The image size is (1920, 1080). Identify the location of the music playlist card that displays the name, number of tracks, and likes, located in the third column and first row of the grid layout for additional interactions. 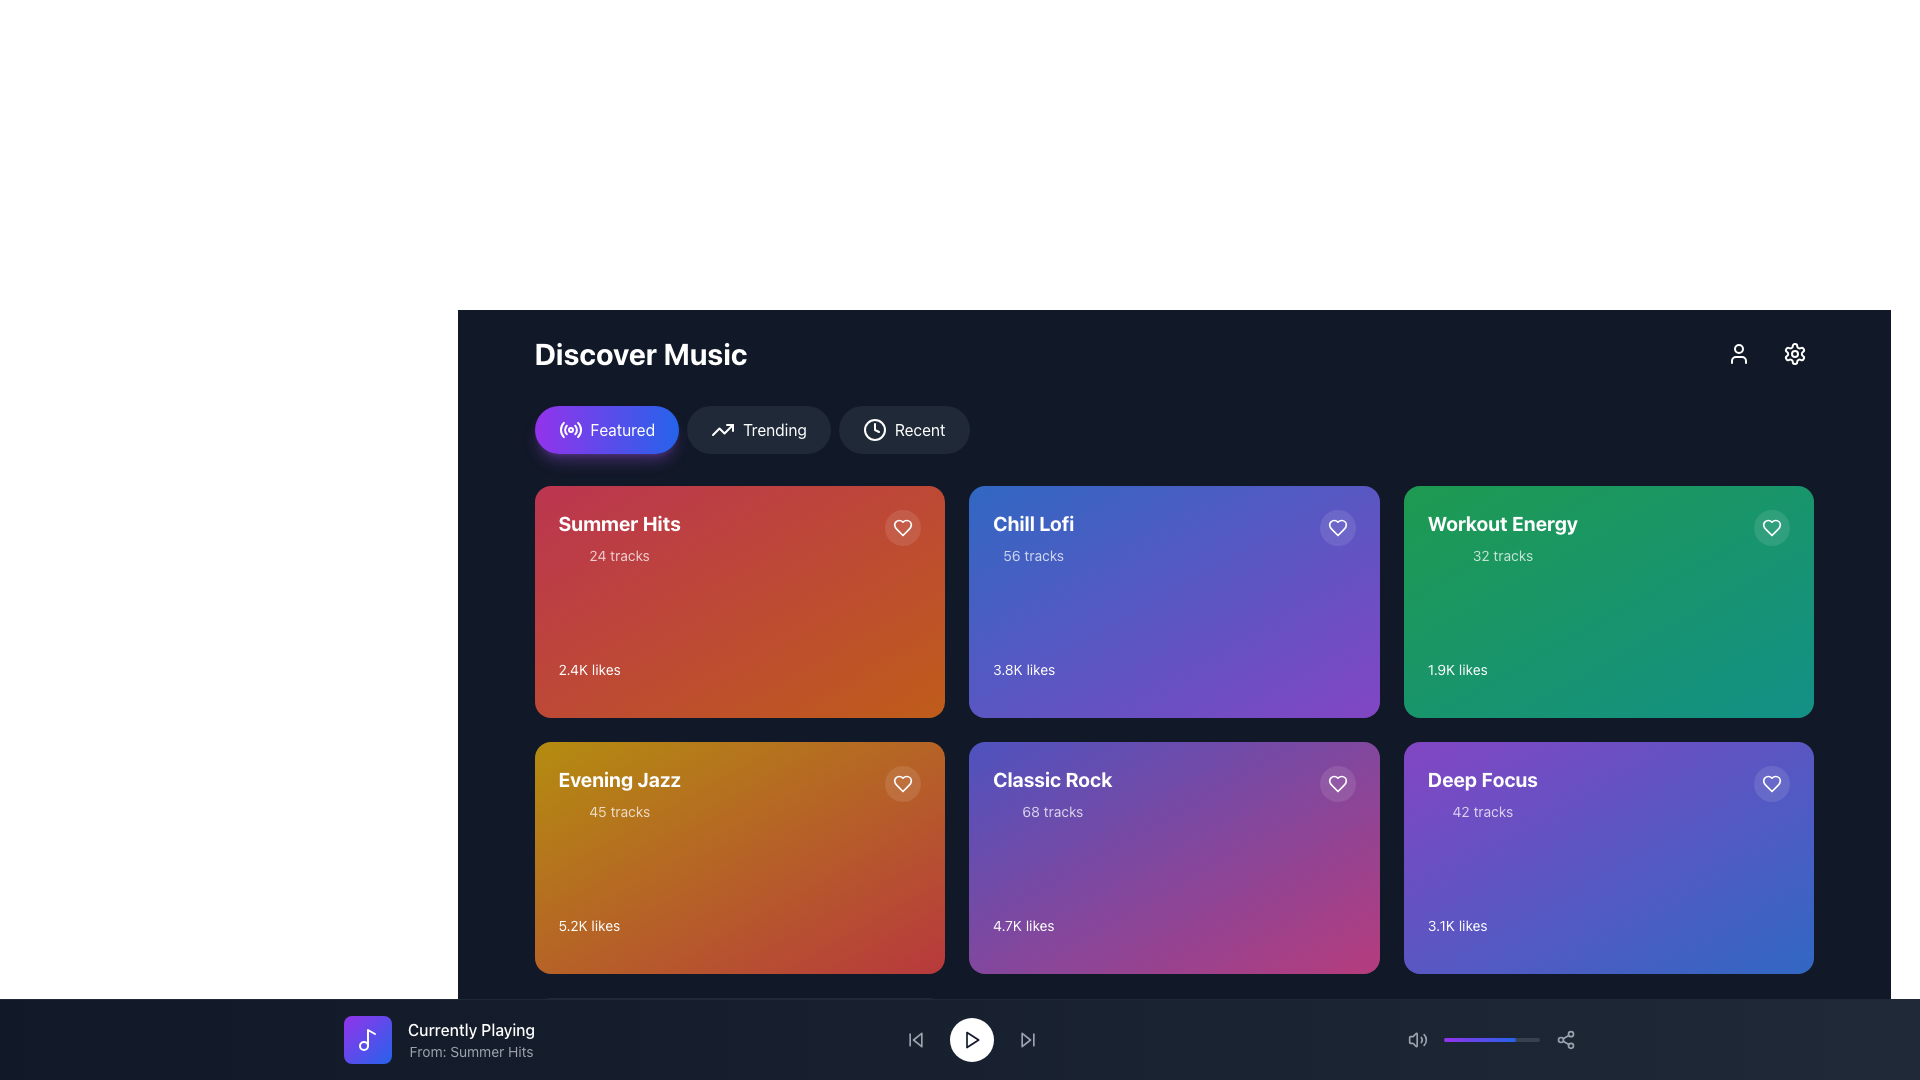
(1609, 600).